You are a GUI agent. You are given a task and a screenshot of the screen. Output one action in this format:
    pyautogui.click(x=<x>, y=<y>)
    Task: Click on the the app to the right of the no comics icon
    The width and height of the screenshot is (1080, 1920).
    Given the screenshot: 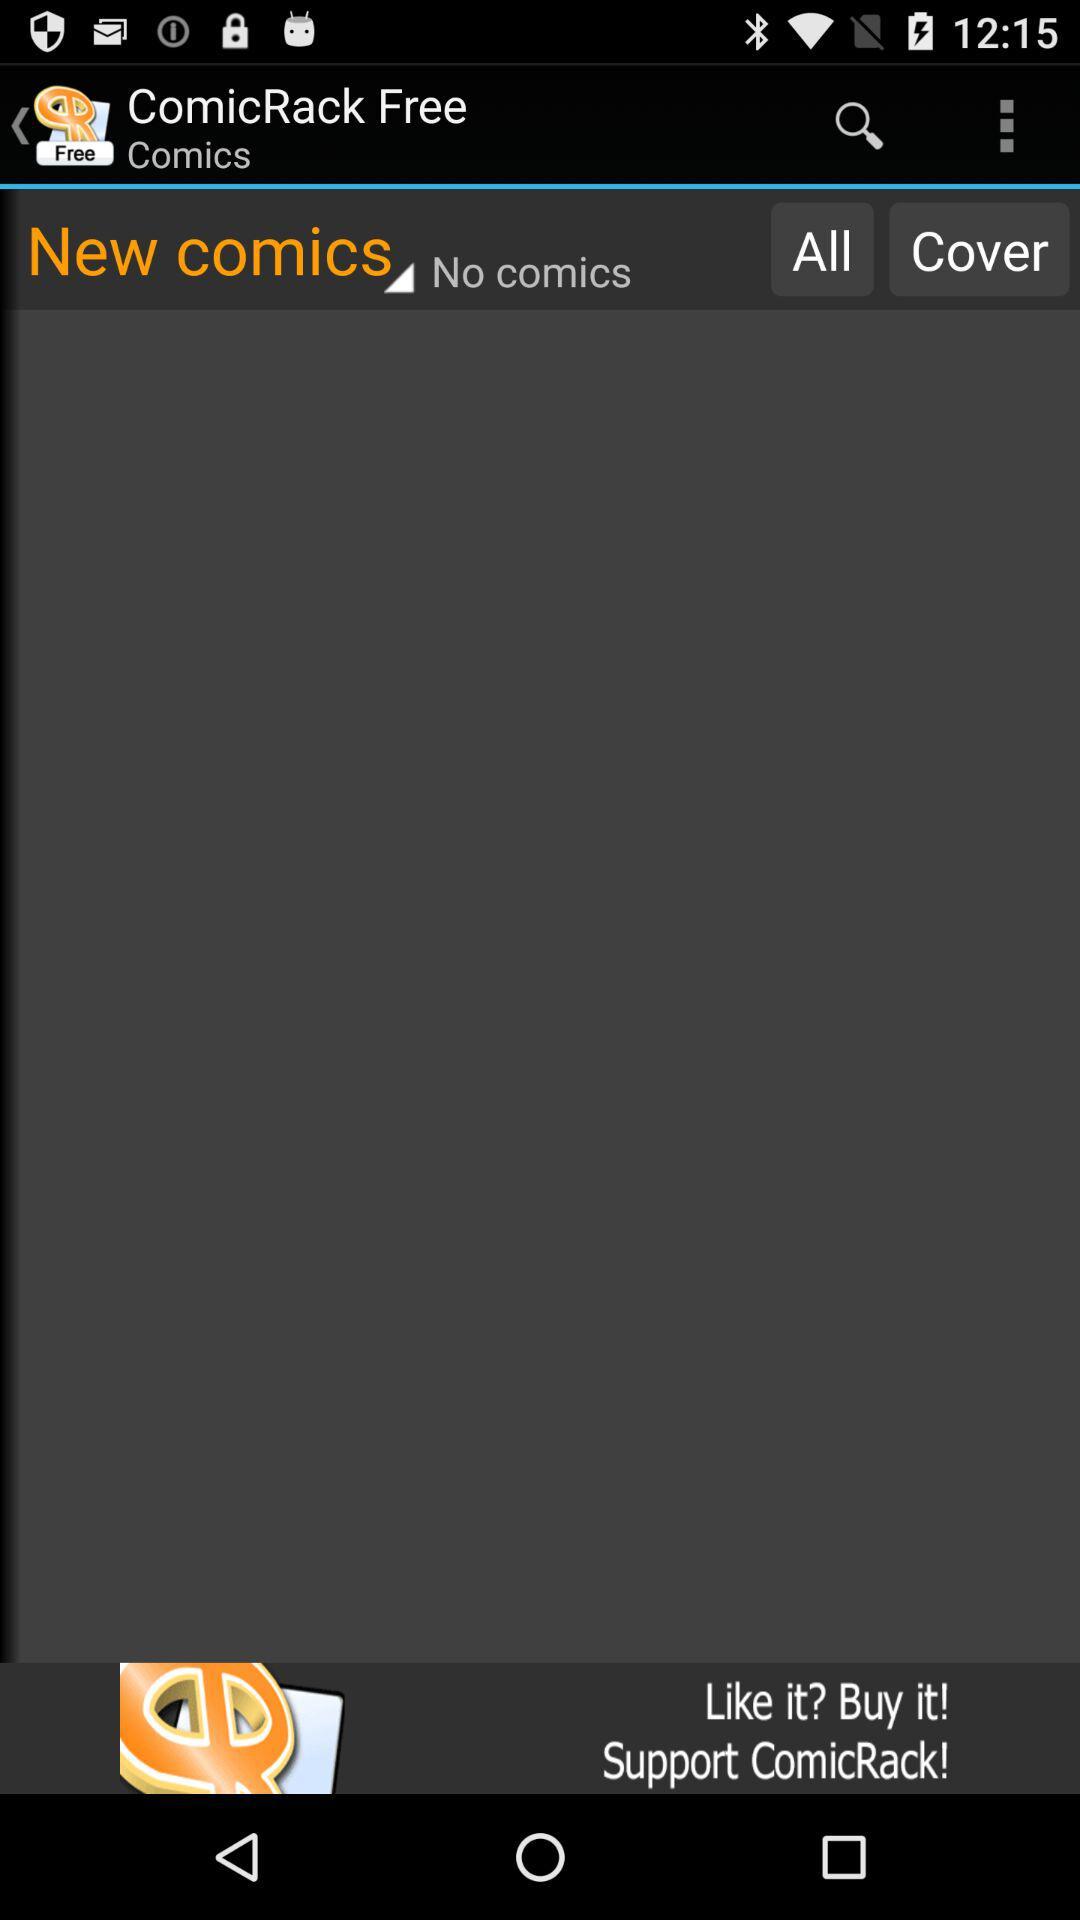 What is the action you would take?
    pyautogui.click(x=822, y=248)
    